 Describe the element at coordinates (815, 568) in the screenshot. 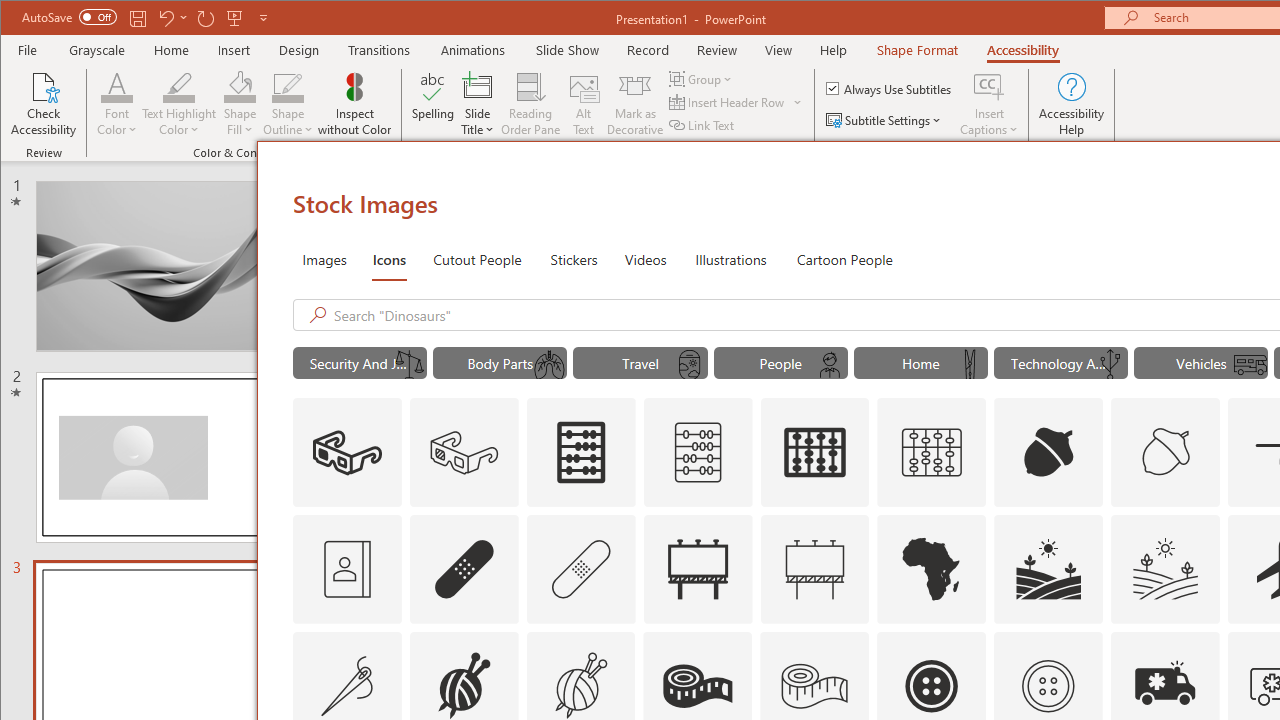

I see `'AutomationID: Icons_Advertising_M'` at that location.